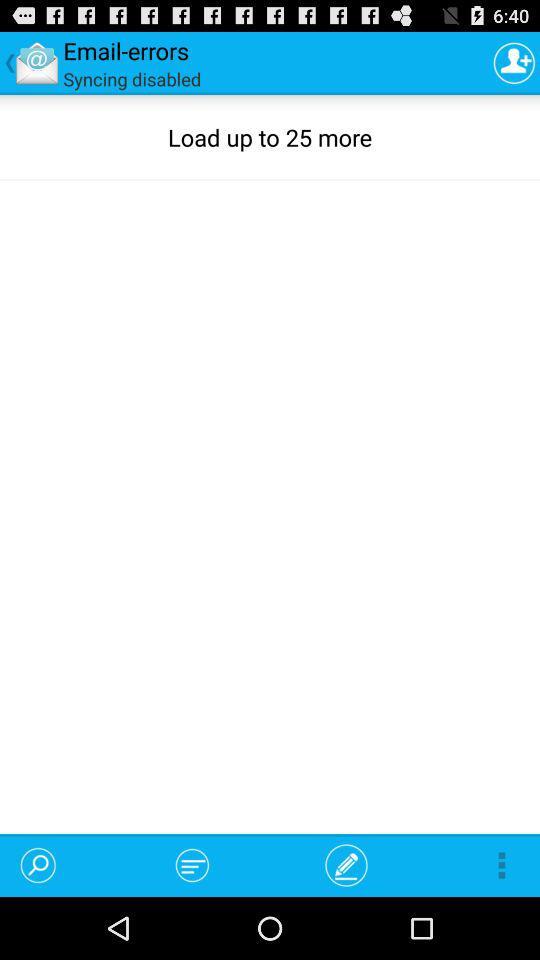 Image resolution: width=540 pixels, height=960 pixels. What do you see at coordinates (514, 62) in the screenshot?
I see `the item to the right of syncing disabled item` at bounding box center [514, 62].